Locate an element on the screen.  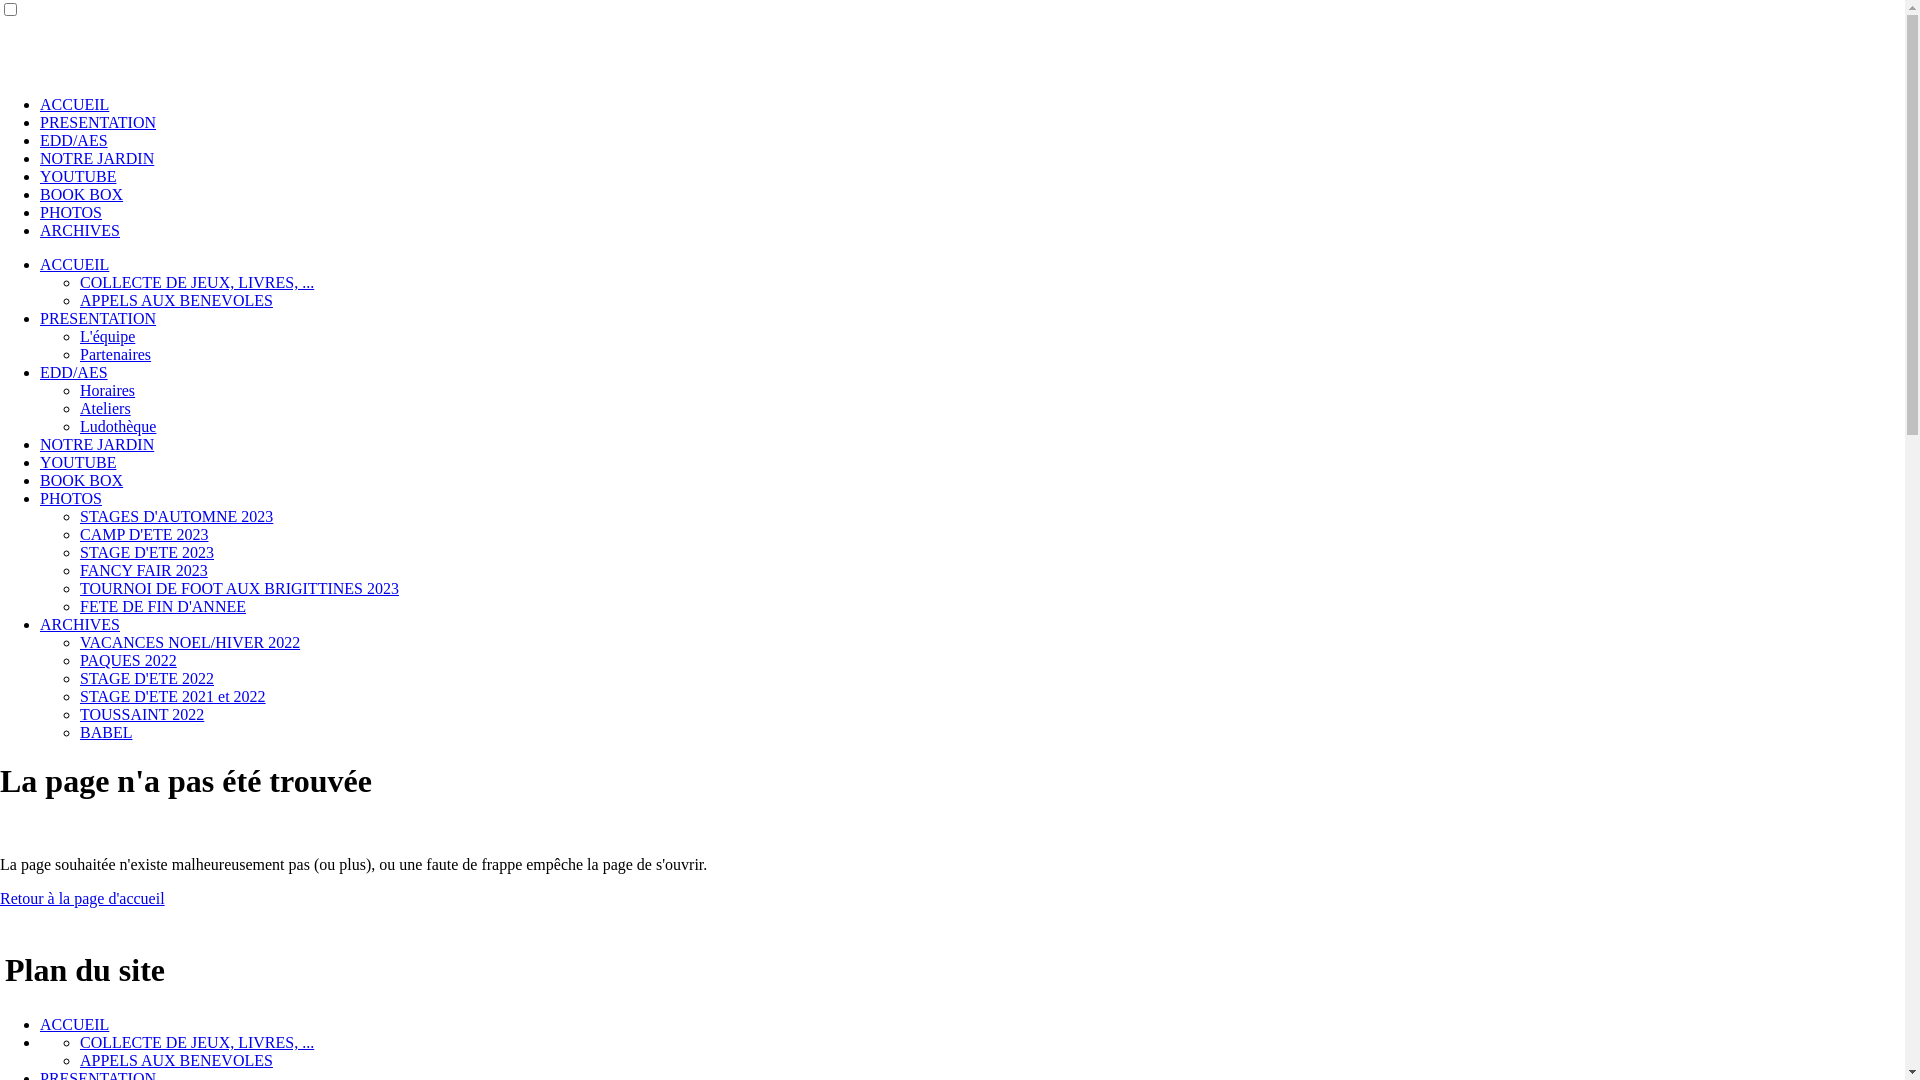
'CAMP D'ETE 2023' is located at coordinates (143, 533).